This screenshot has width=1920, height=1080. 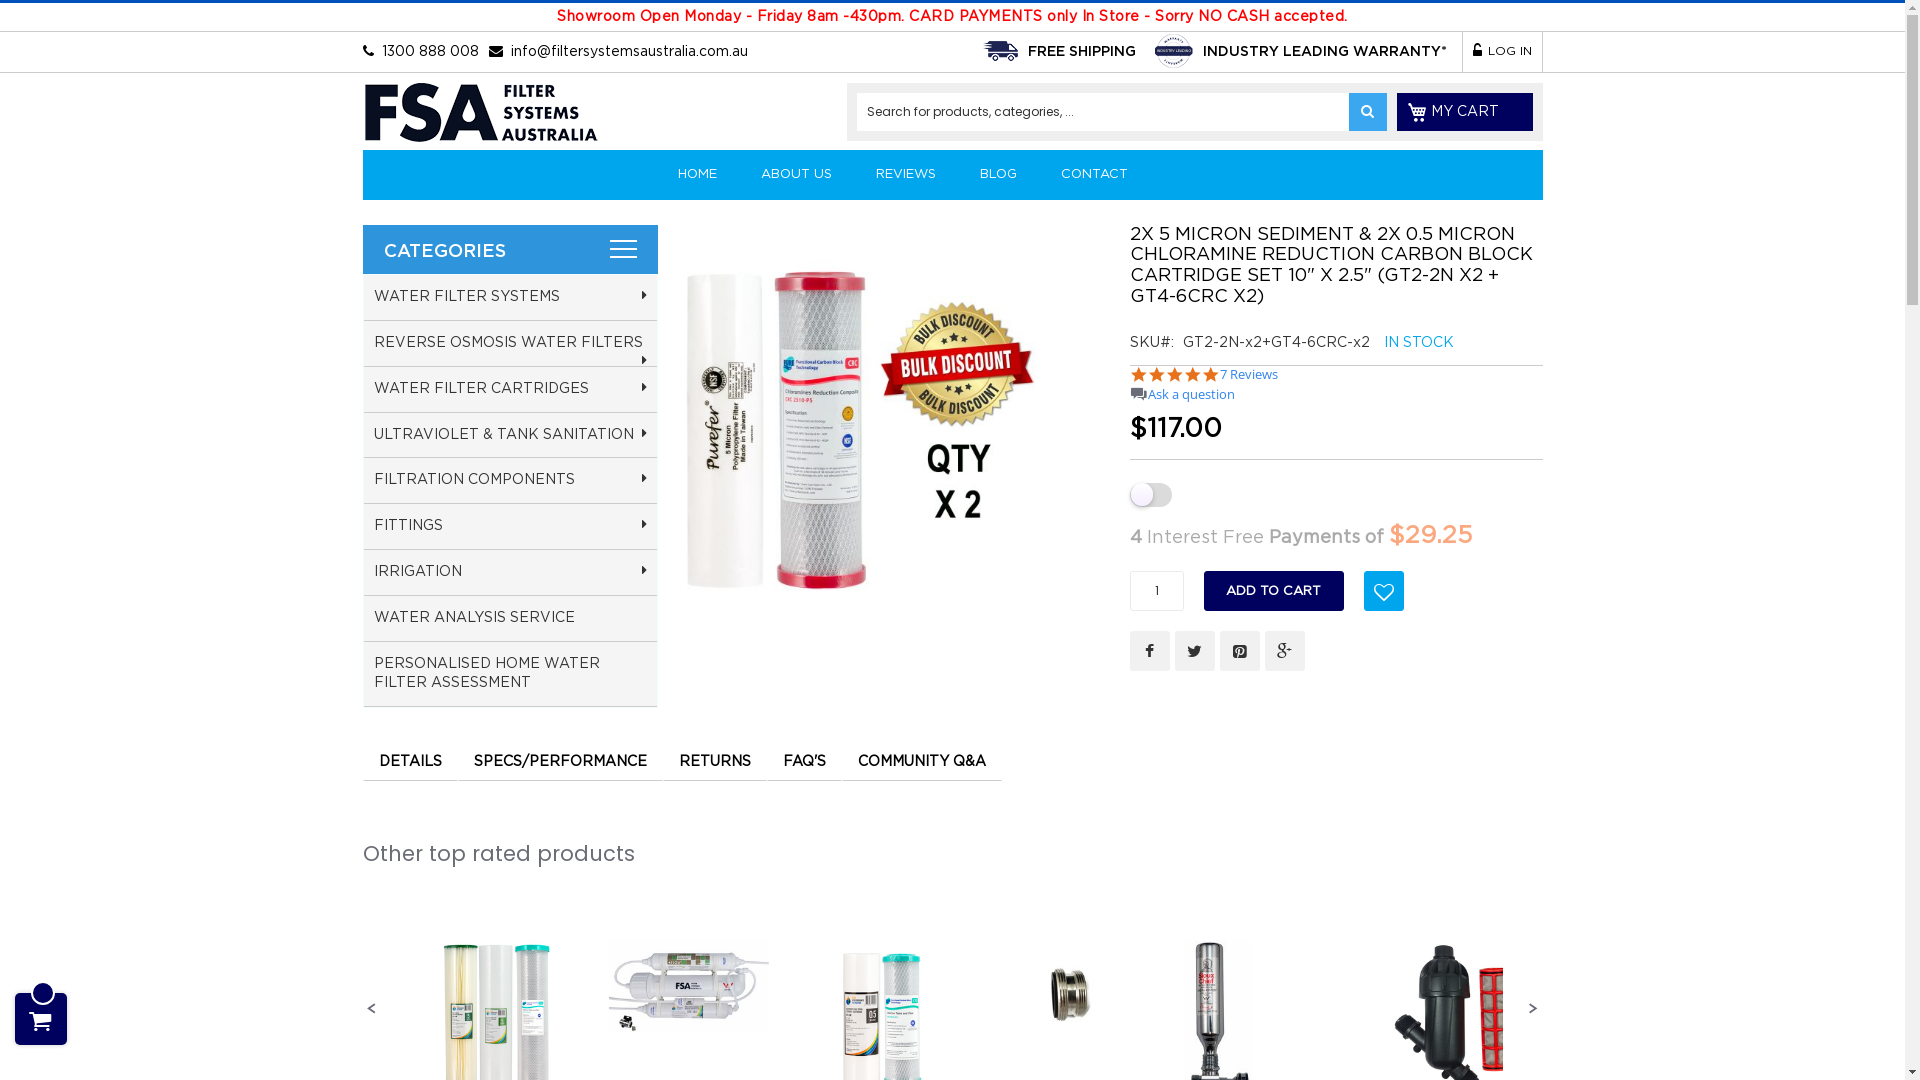 I want to click on 'REVIEWS', so click(x=905, y=173).